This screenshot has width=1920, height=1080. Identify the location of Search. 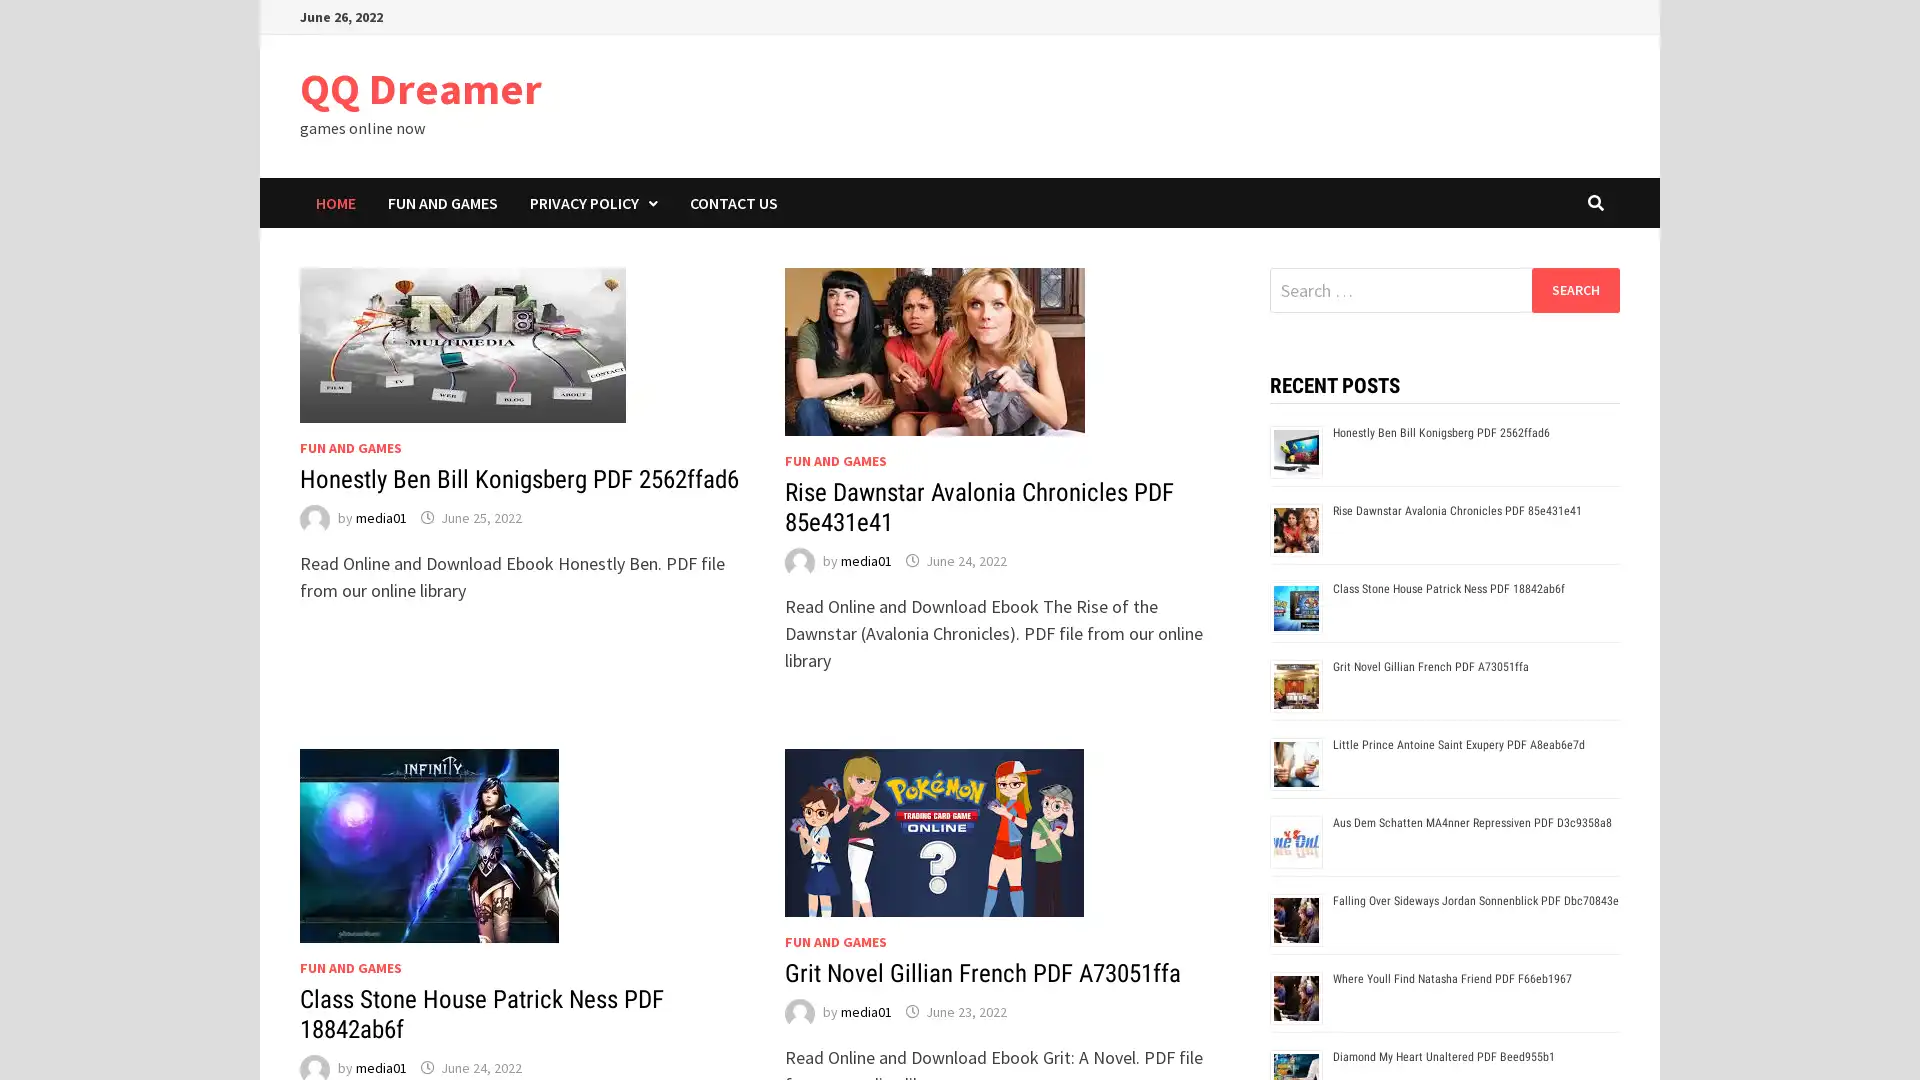
(1574, 289).